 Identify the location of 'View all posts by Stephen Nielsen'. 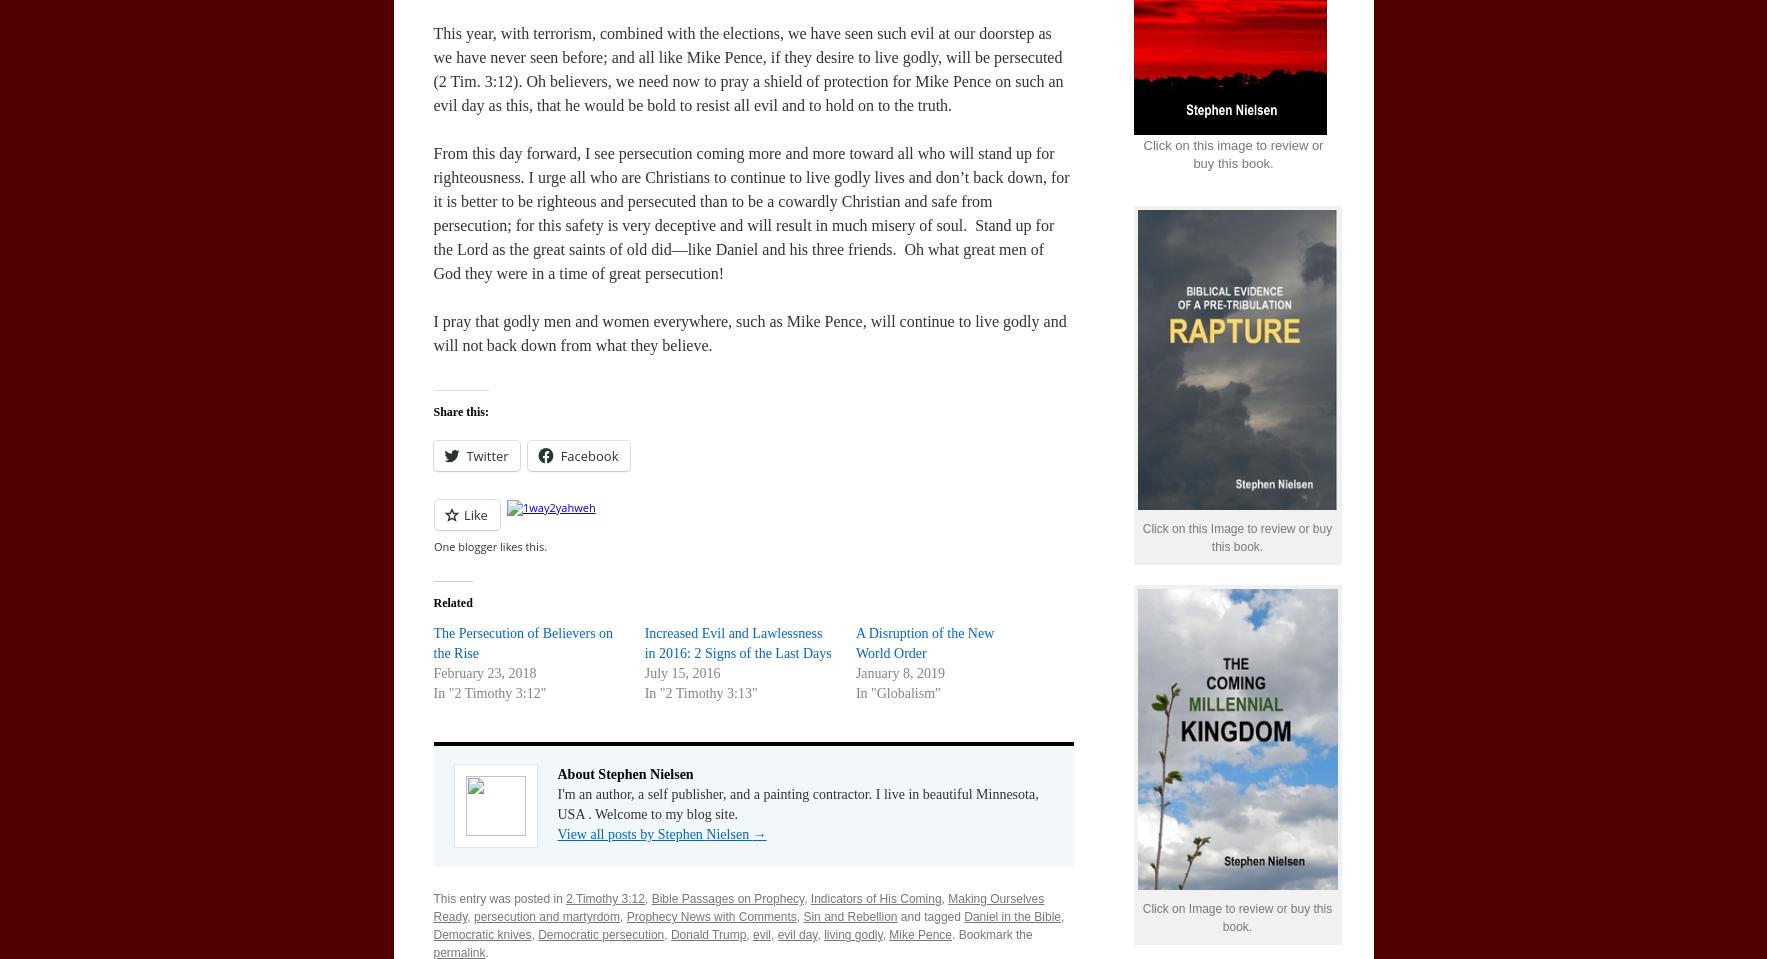
(653, 833).